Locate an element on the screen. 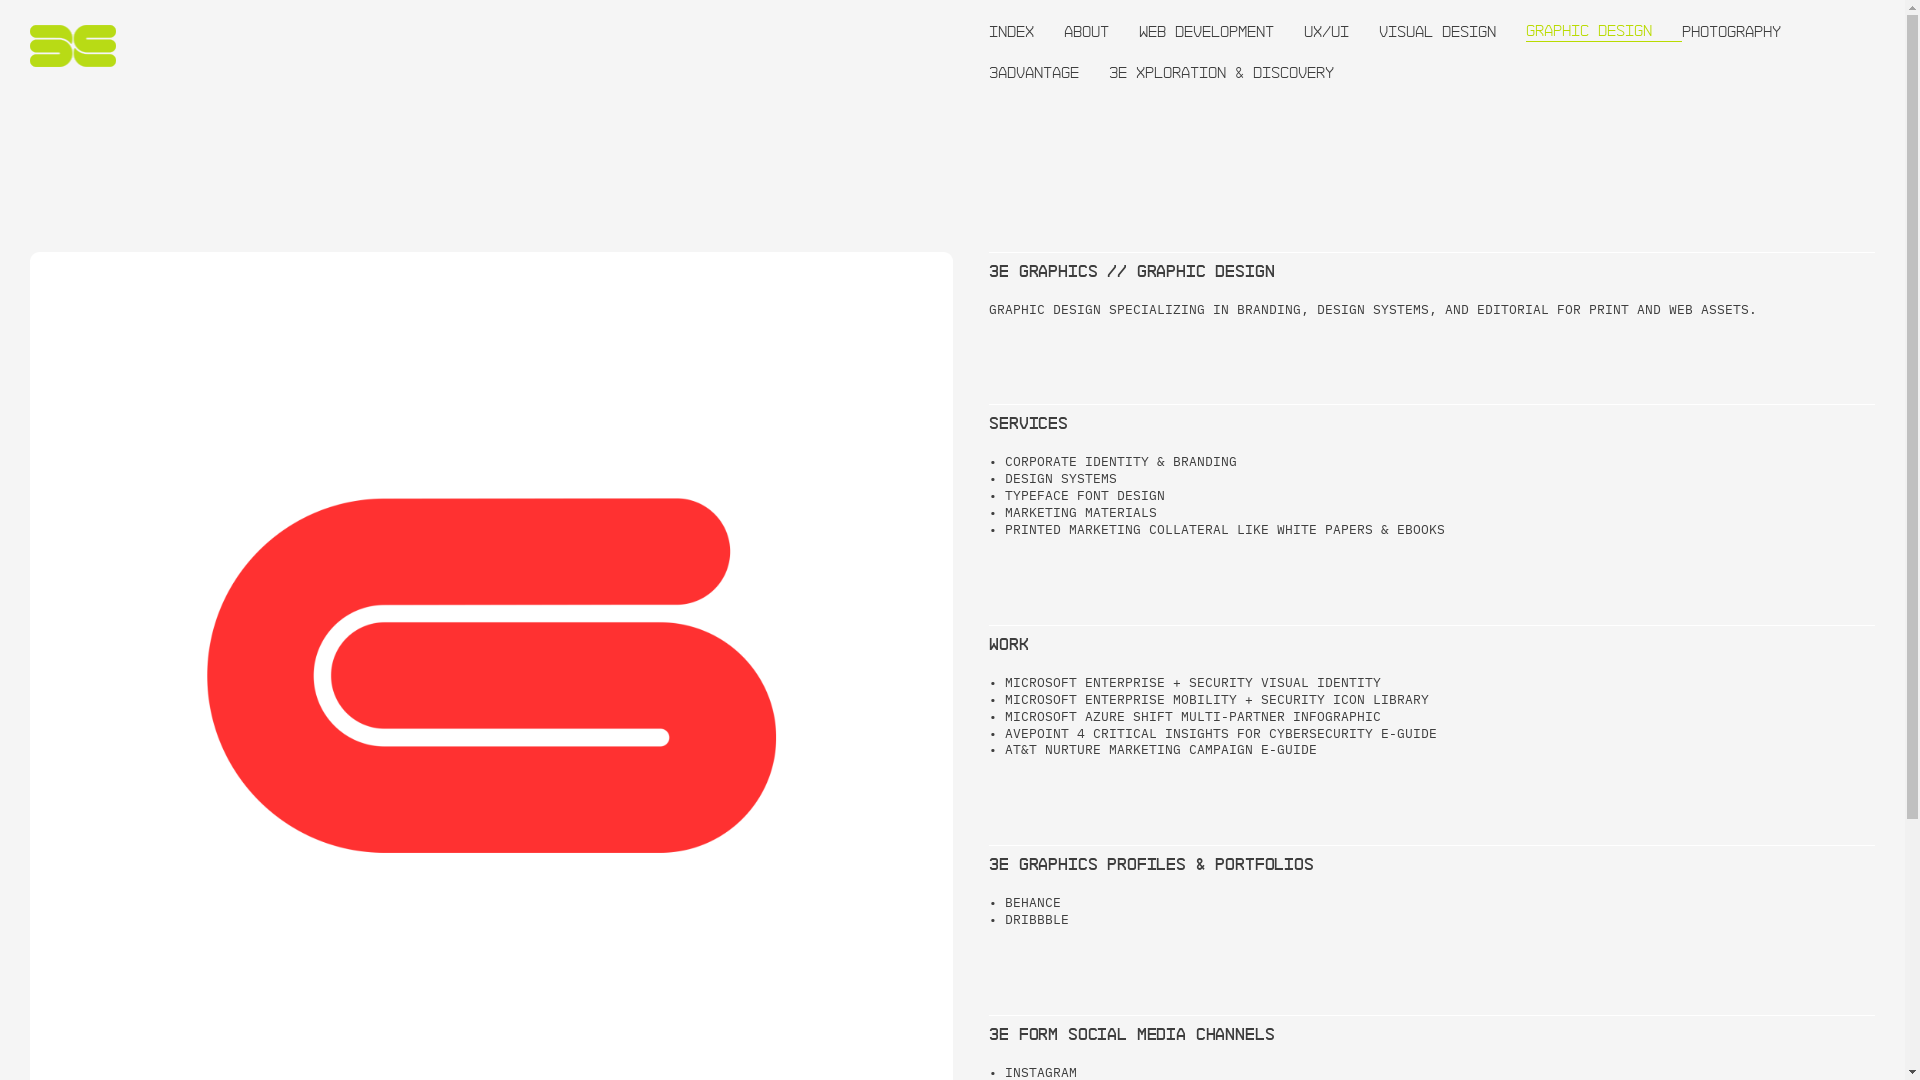 The height and width of the screenshot is (1080, 1920). 'DRIBBBLE' is located at coordinates (1004, 919).